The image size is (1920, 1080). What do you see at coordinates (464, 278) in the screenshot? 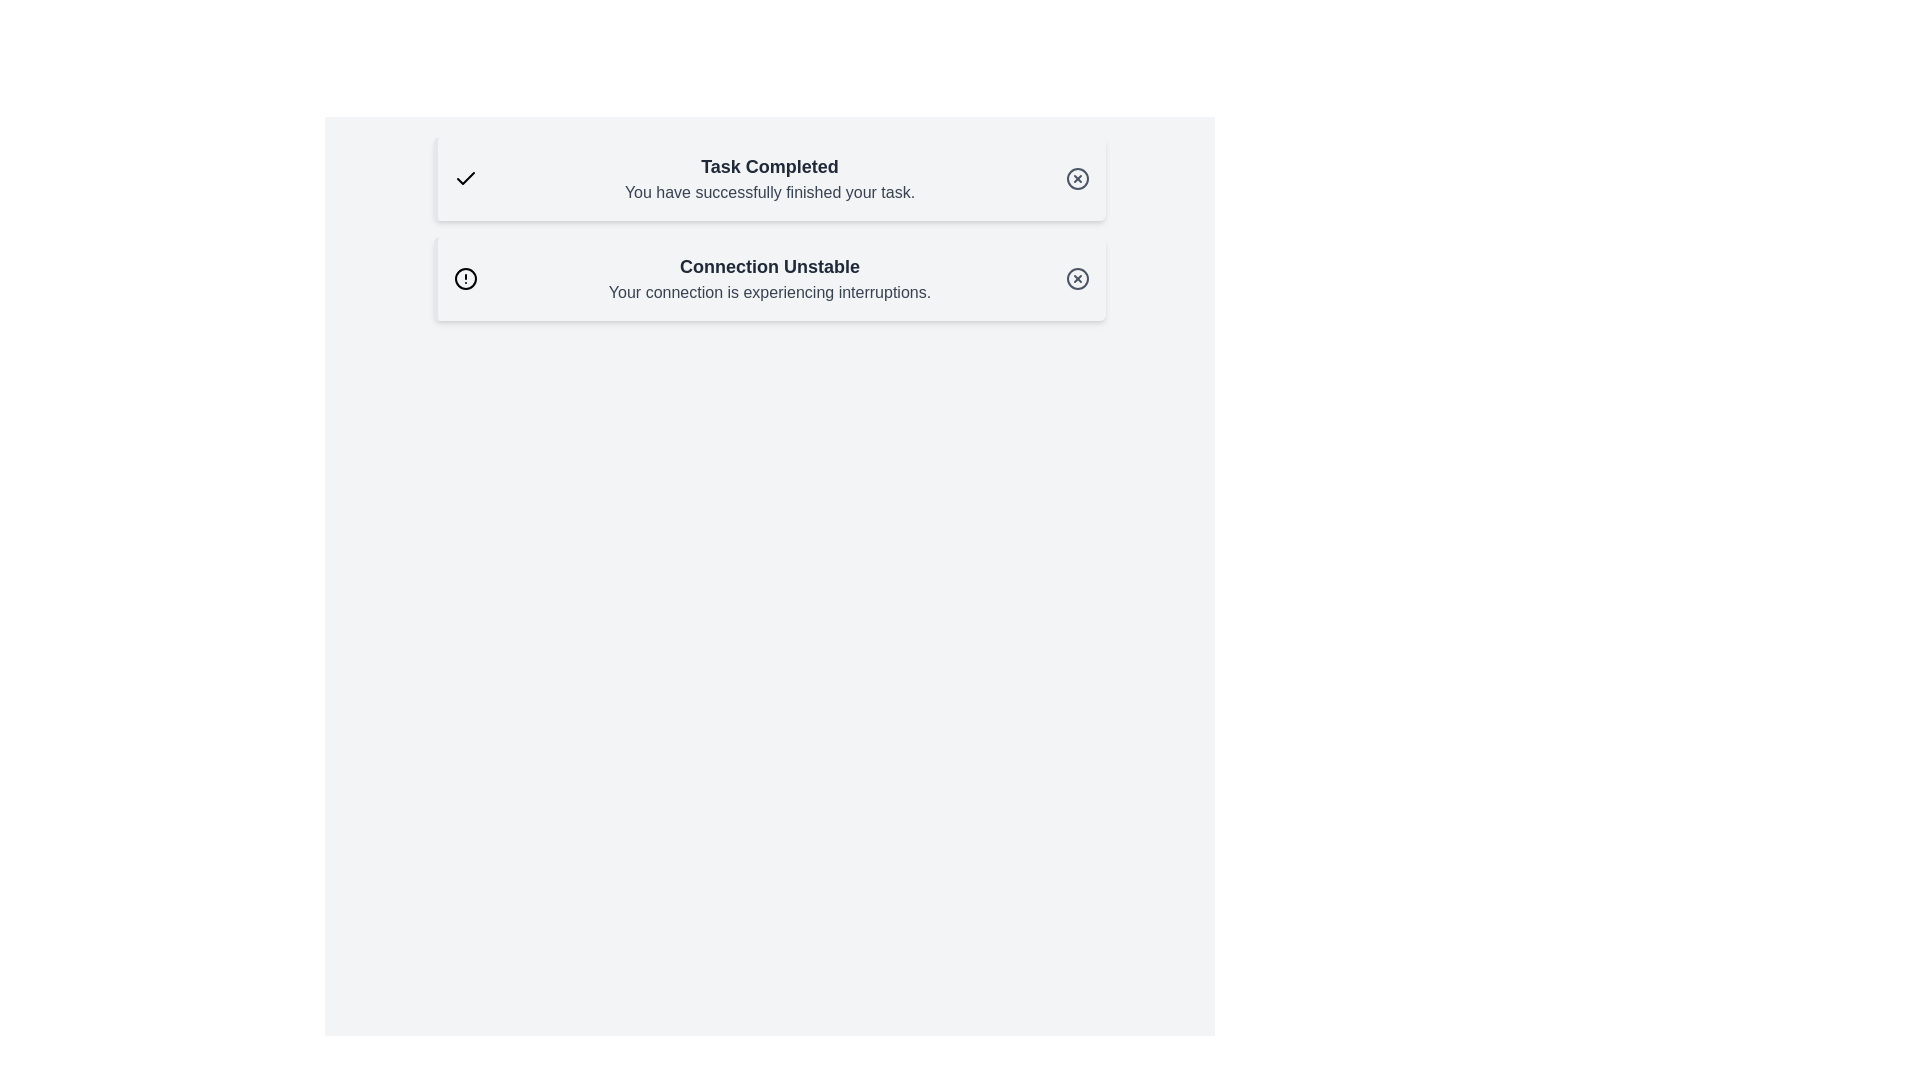
I see `the circular icon indicating 'Connection Unstable' in the notification panel` at bounding box center [464, 278].